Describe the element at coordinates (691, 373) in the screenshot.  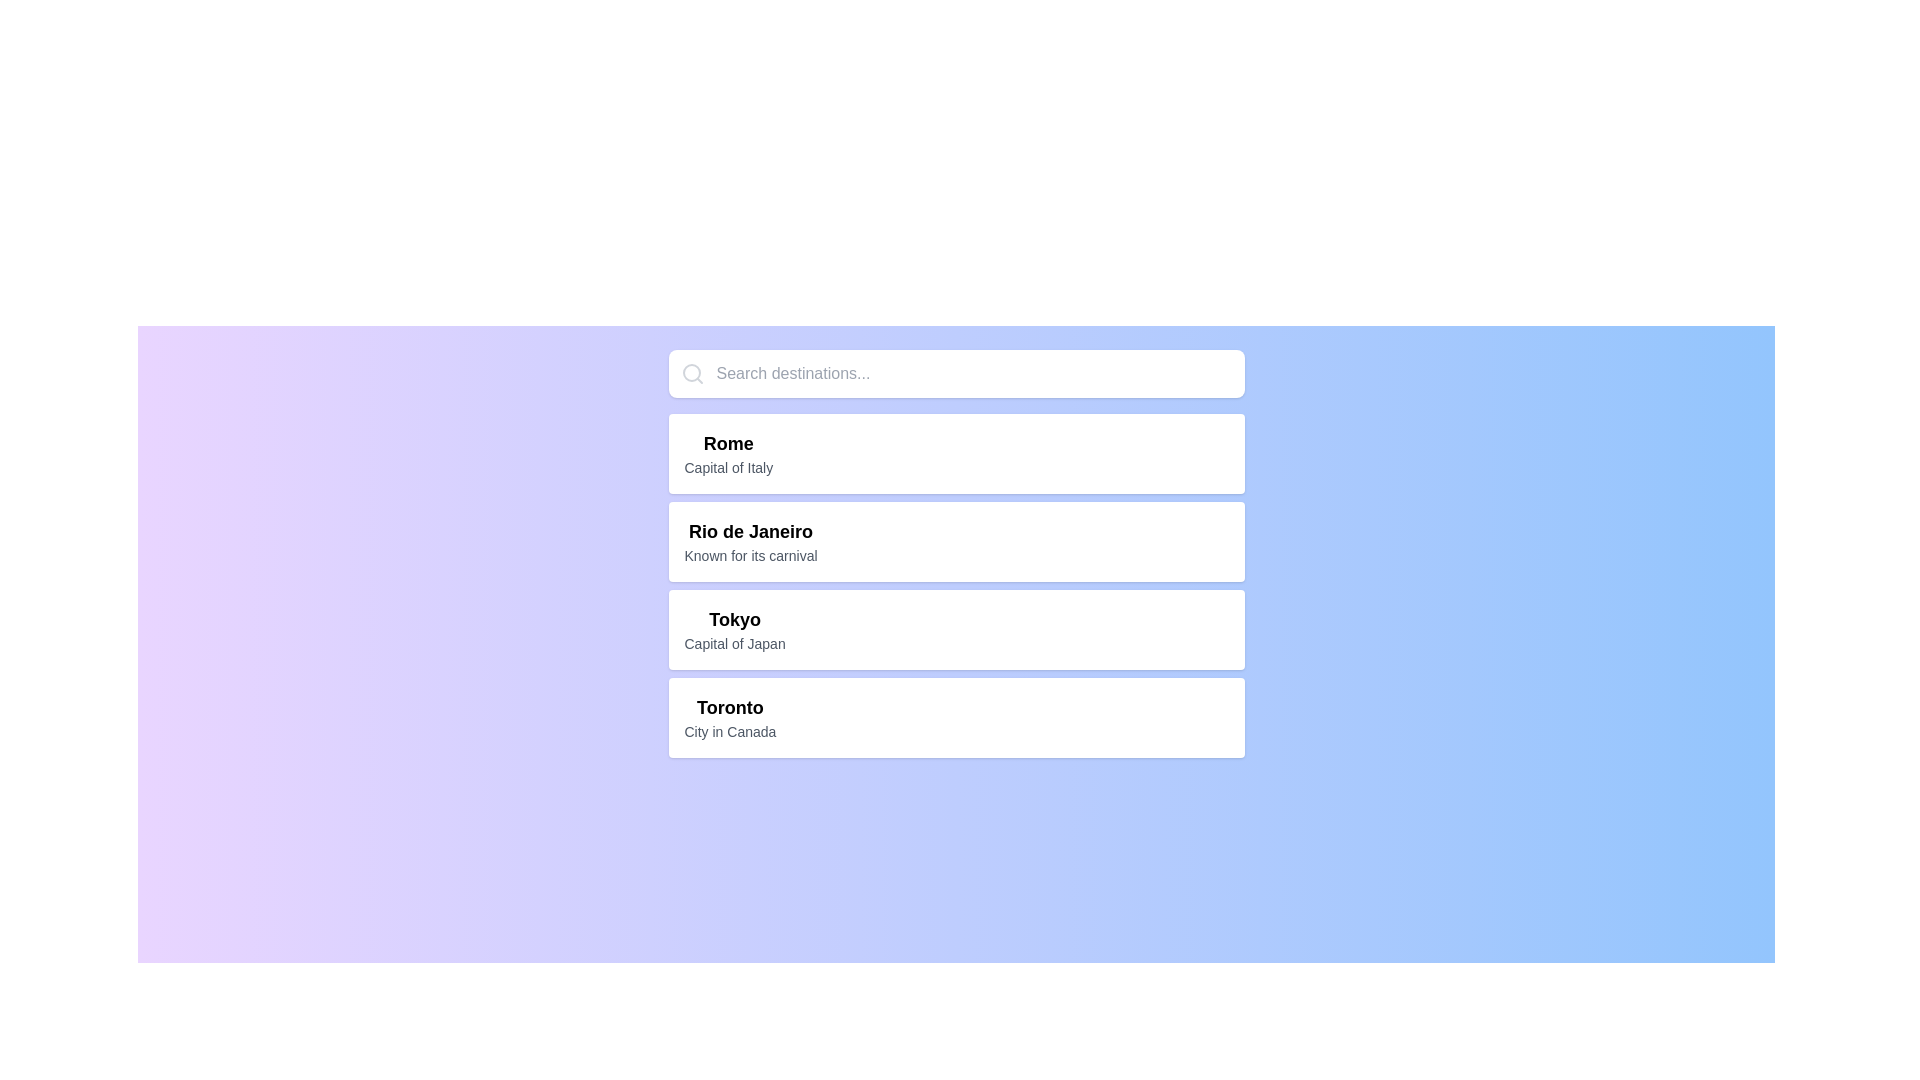
I see `the SVG circle element that is part of an icon, located near the upper left edge of a larger rounded rectangular input box, slightly to the left of the placeholder text 'Search destinations...'` at that location.